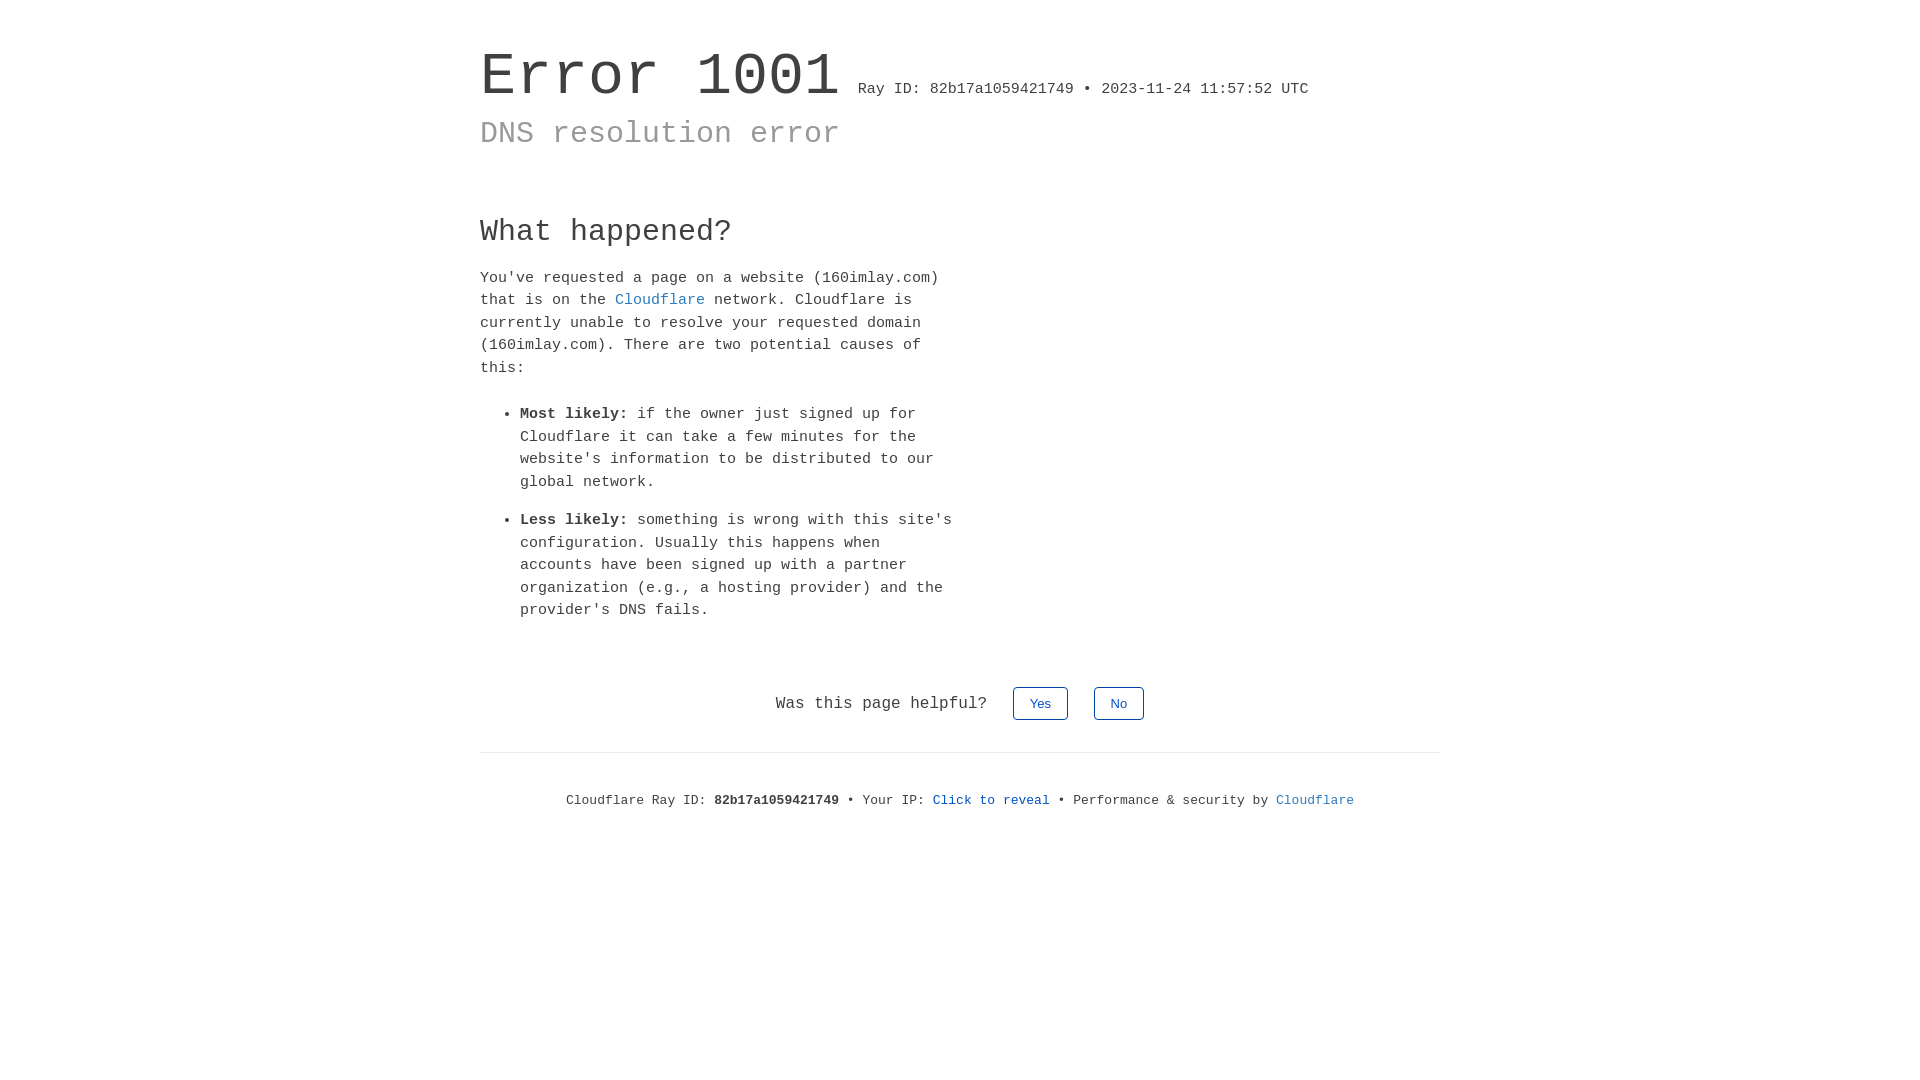 The image size is (1920, 1080). What do you see at coordinates (1040, 701) in the screenshot?
I see `'Yes'` at bounding box center [1040, 701].